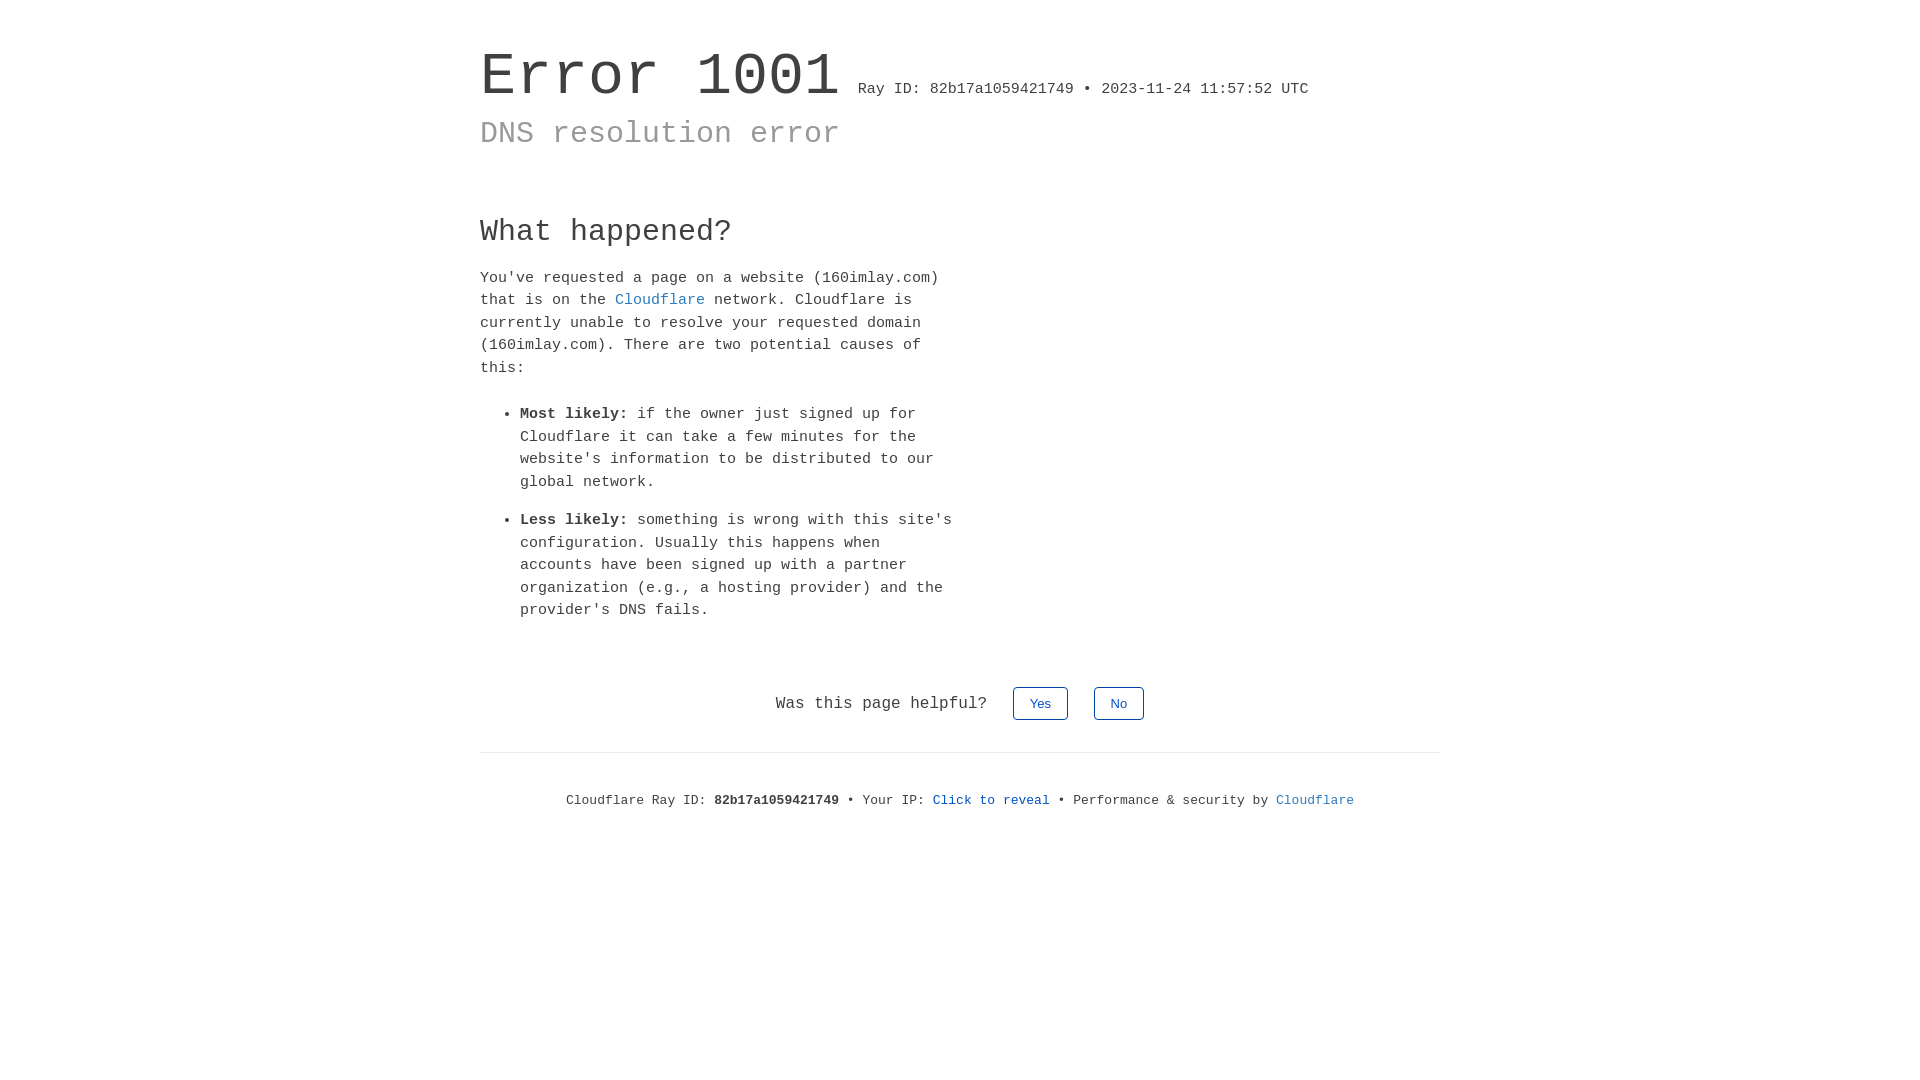 The image size is (1920, 1080). What do you see at coordinates (1040, 701) in the screenshot?
I see `'Yes'` at bounding box center [1040, 701].